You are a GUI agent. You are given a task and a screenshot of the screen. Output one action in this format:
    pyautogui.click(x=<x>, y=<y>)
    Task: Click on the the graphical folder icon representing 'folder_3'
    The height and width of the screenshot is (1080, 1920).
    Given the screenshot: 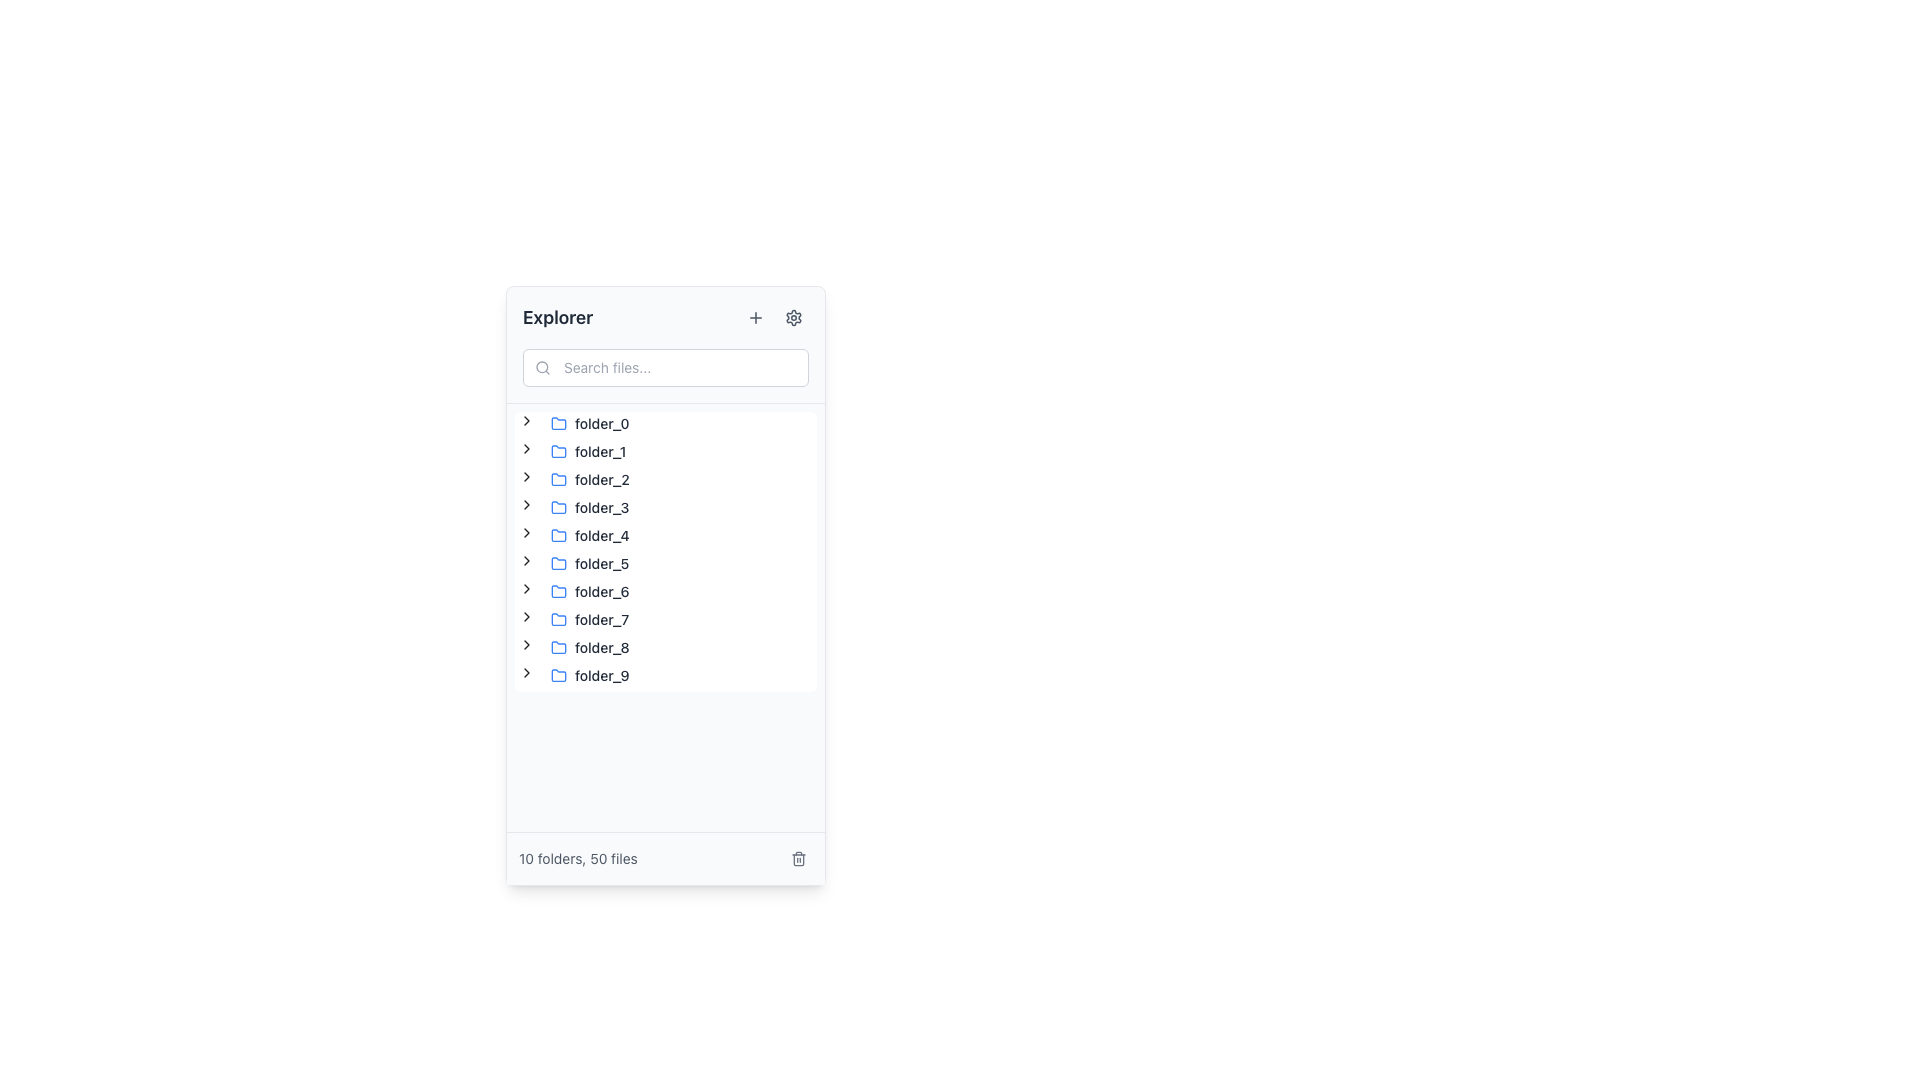 What is the action you would take?
    pyautogui.click(x=558, y=507)
    